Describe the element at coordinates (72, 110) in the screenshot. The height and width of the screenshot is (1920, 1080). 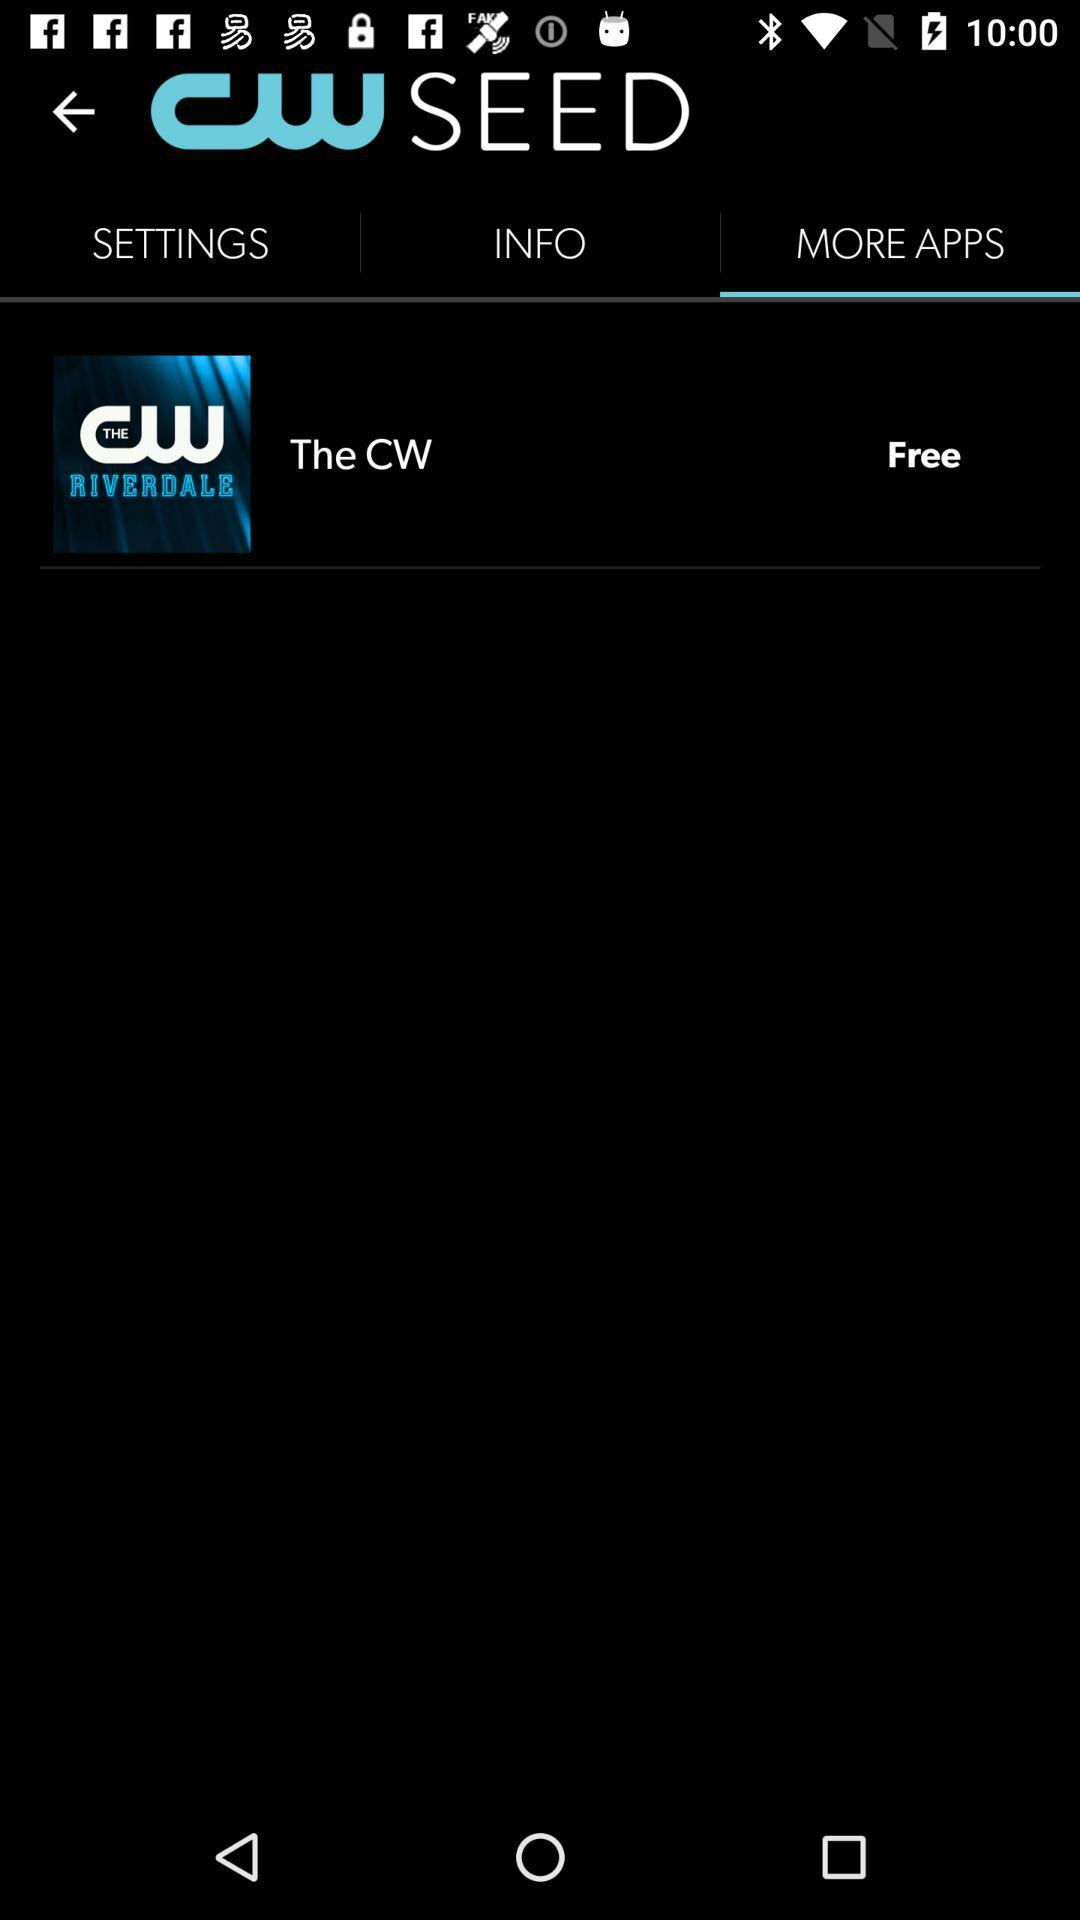
I see `the item above settings` at that location.